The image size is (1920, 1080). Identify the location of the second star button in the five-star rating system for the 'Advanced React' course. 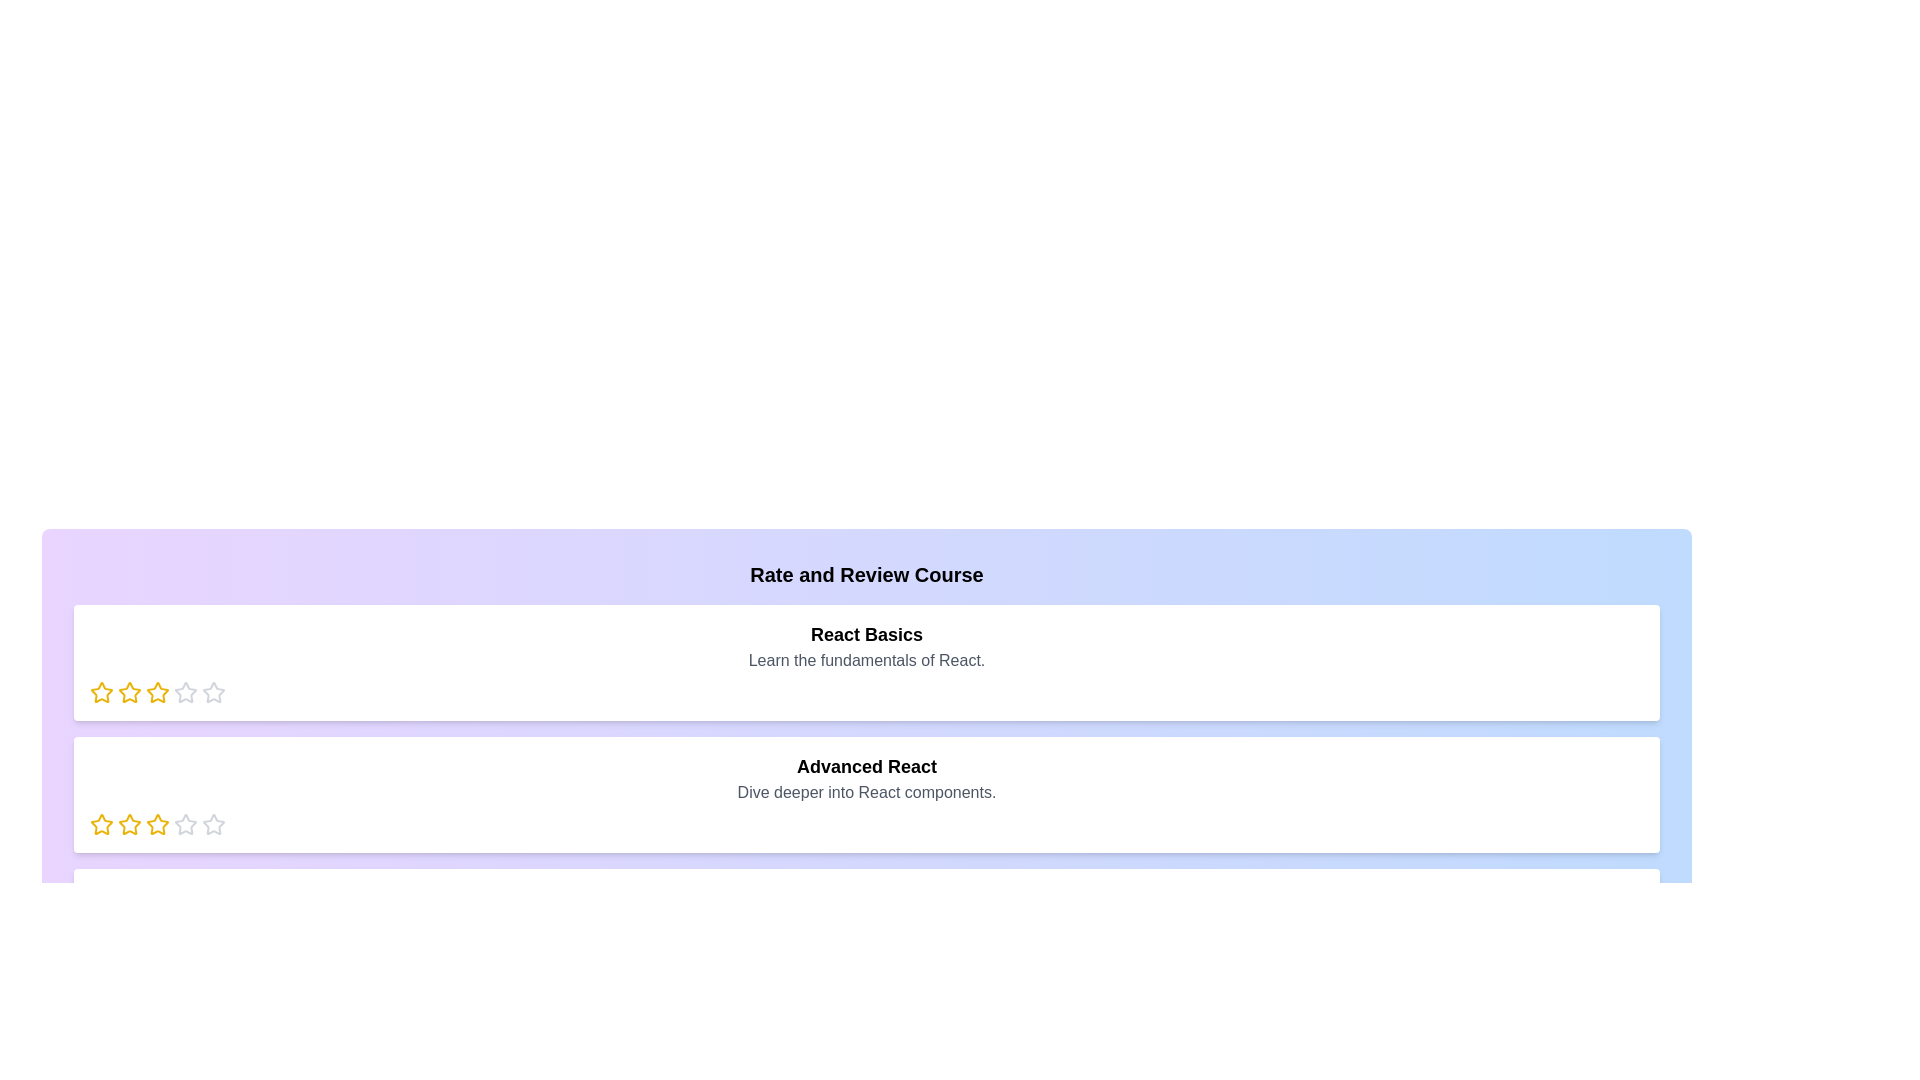
(186, 824).